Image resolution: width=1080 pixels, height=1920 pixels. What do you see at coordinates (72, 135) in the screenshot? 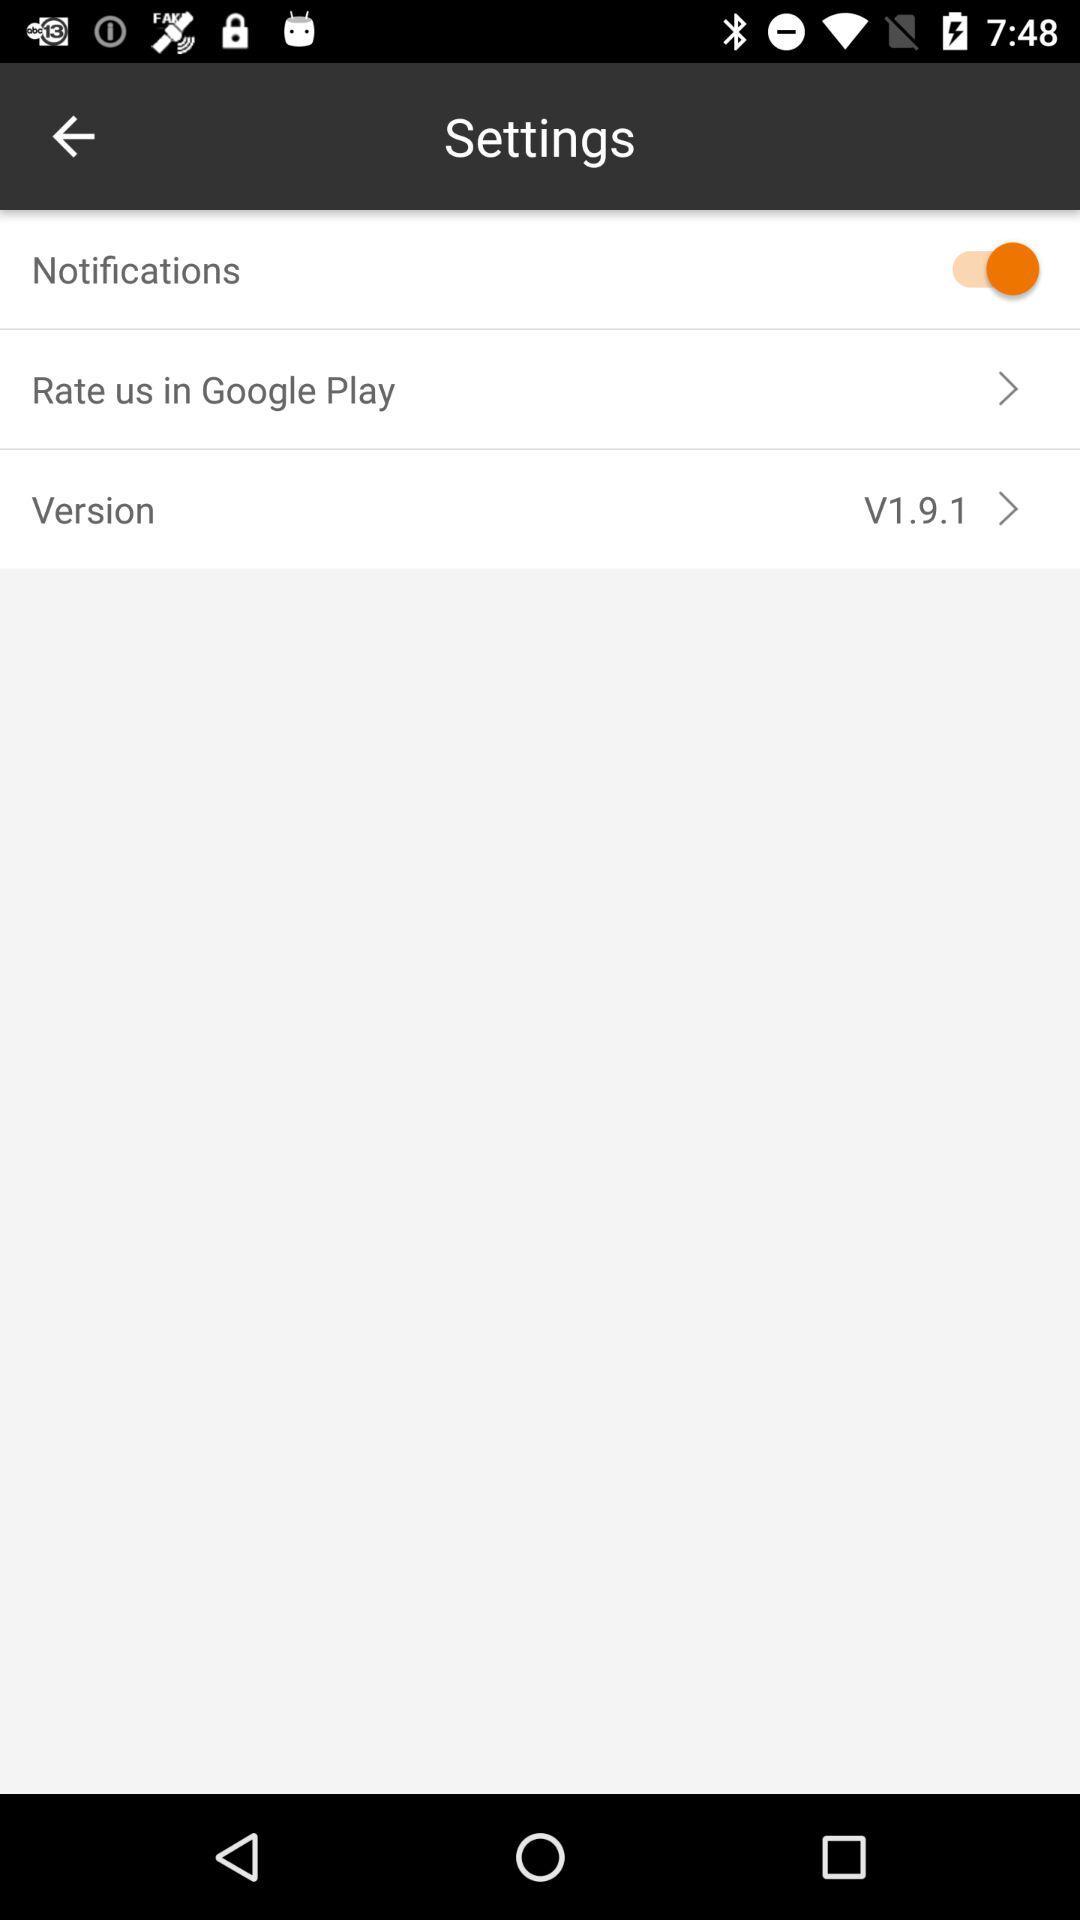
I see `the item to the left of settings icon` at bounding box center [72, 135].